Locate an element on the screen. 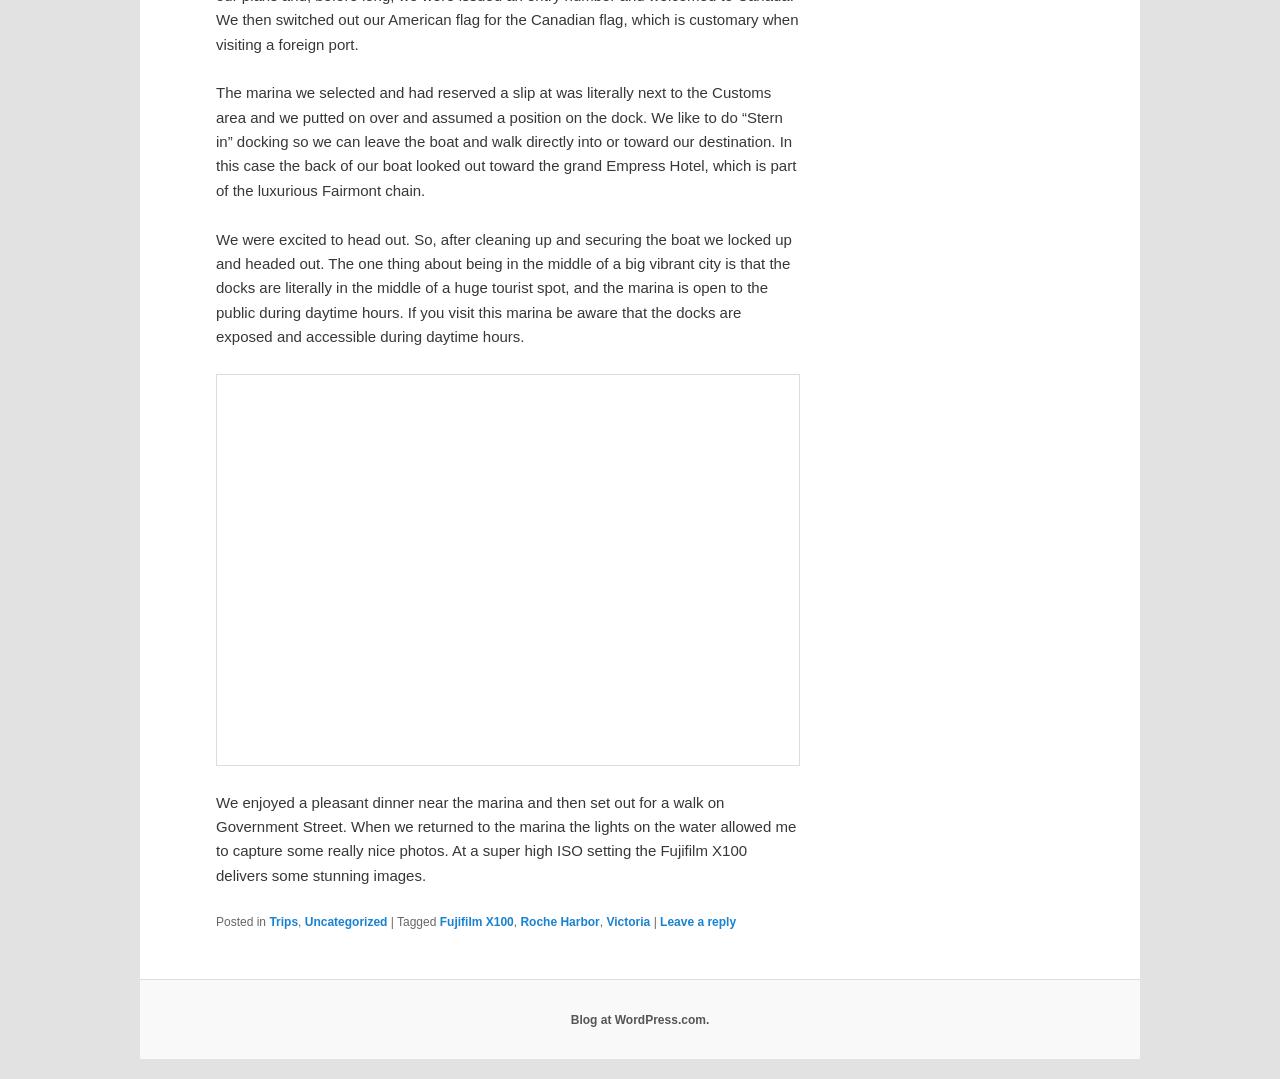  'Blog at WordPress.com.' is located at coordinates (638, 1019).